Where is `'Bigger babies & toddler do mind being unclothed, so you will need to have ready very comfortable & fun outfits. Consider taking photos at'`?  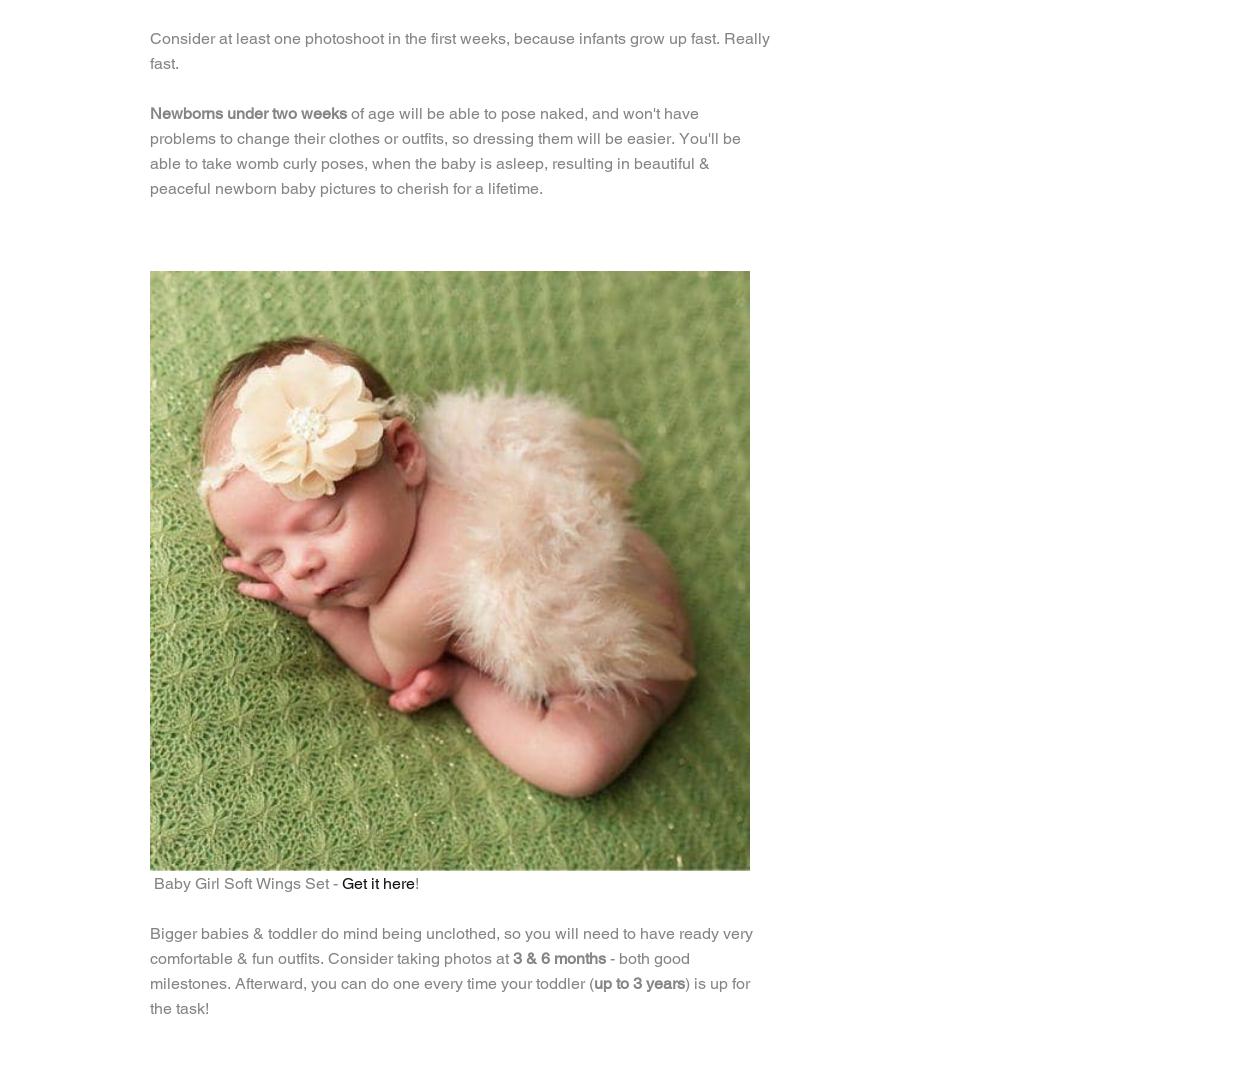 'Bigger babies & toddler do mind being unclothed, so you will need to have ready very comfortable & fun outfits. Consider taking photos at' is located at coordinates (150, 945).